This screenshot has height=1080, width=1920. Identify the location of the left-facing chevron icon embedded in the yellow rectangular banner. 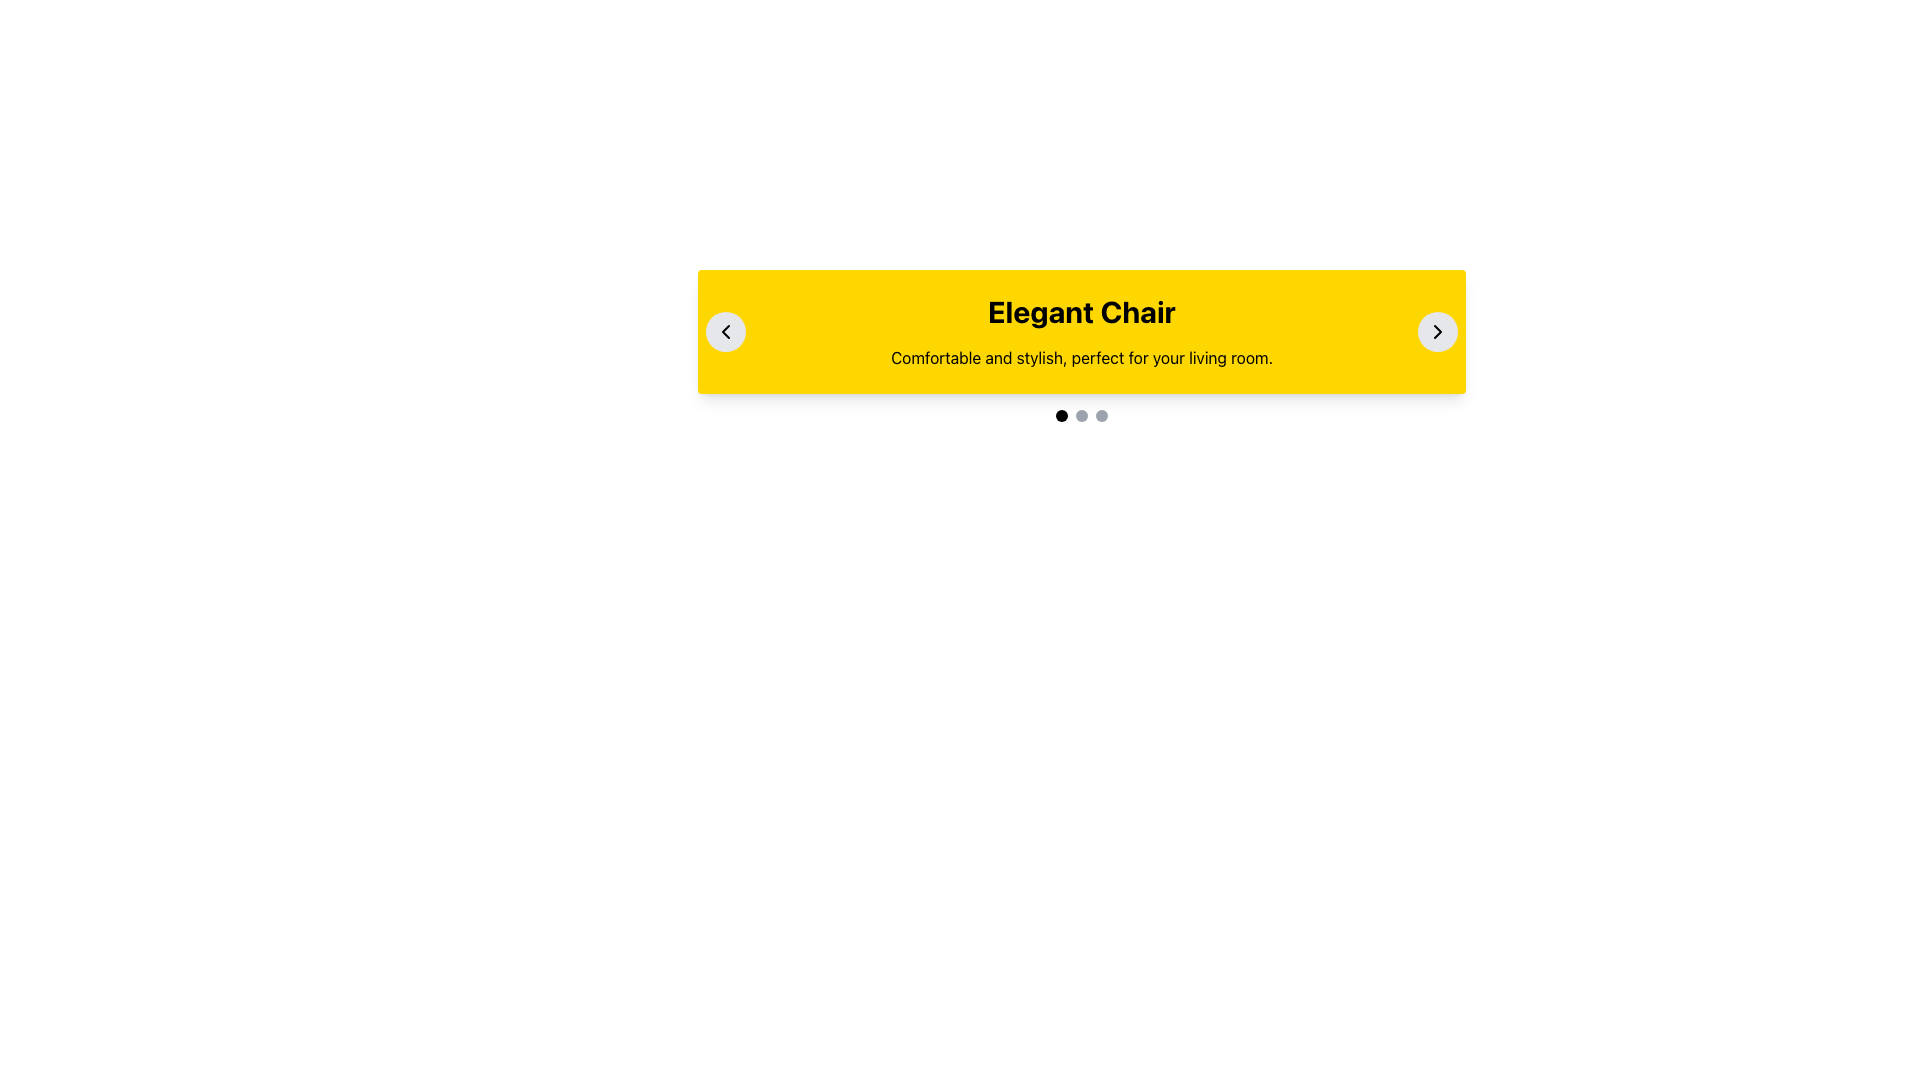
(724, 330).